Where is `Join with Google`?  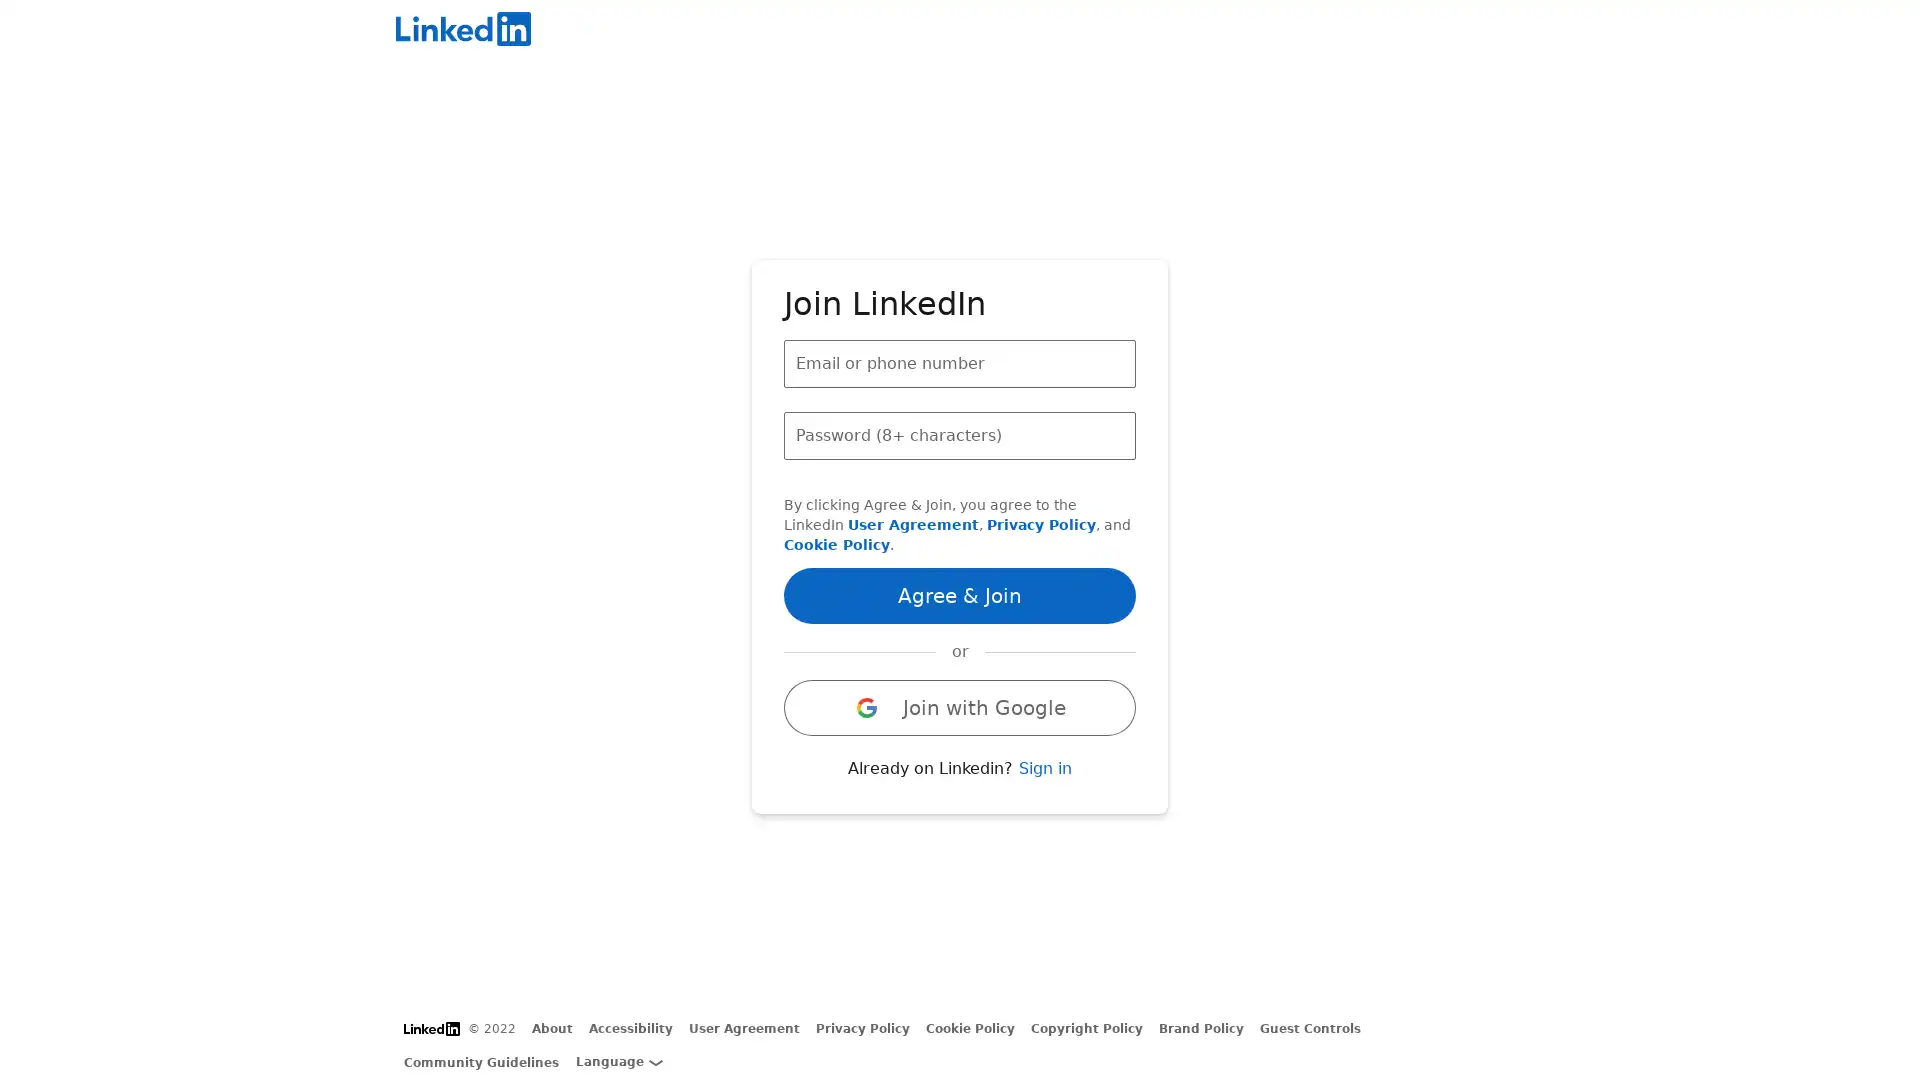 Join with Google is located at coordinates (960, 705).